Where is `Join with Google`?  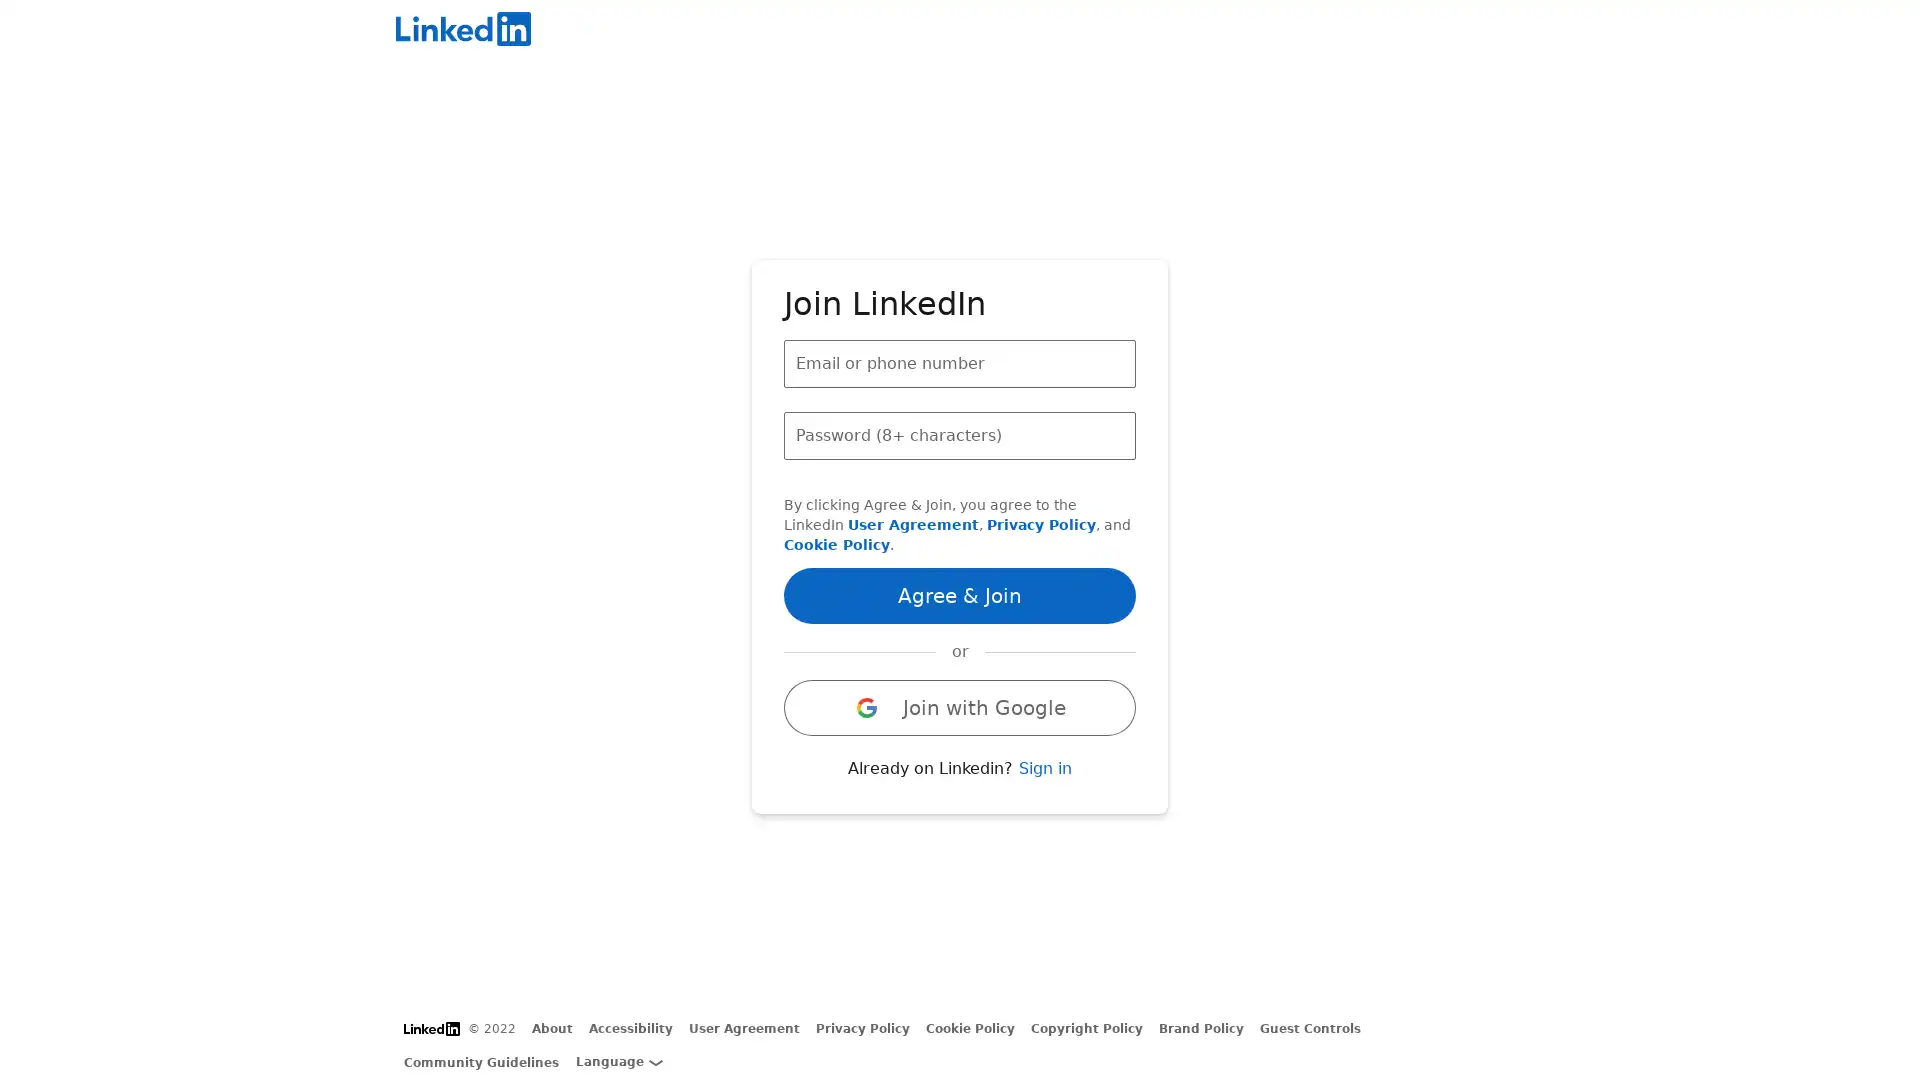 Join with Google is located at coordinates (960, 705).